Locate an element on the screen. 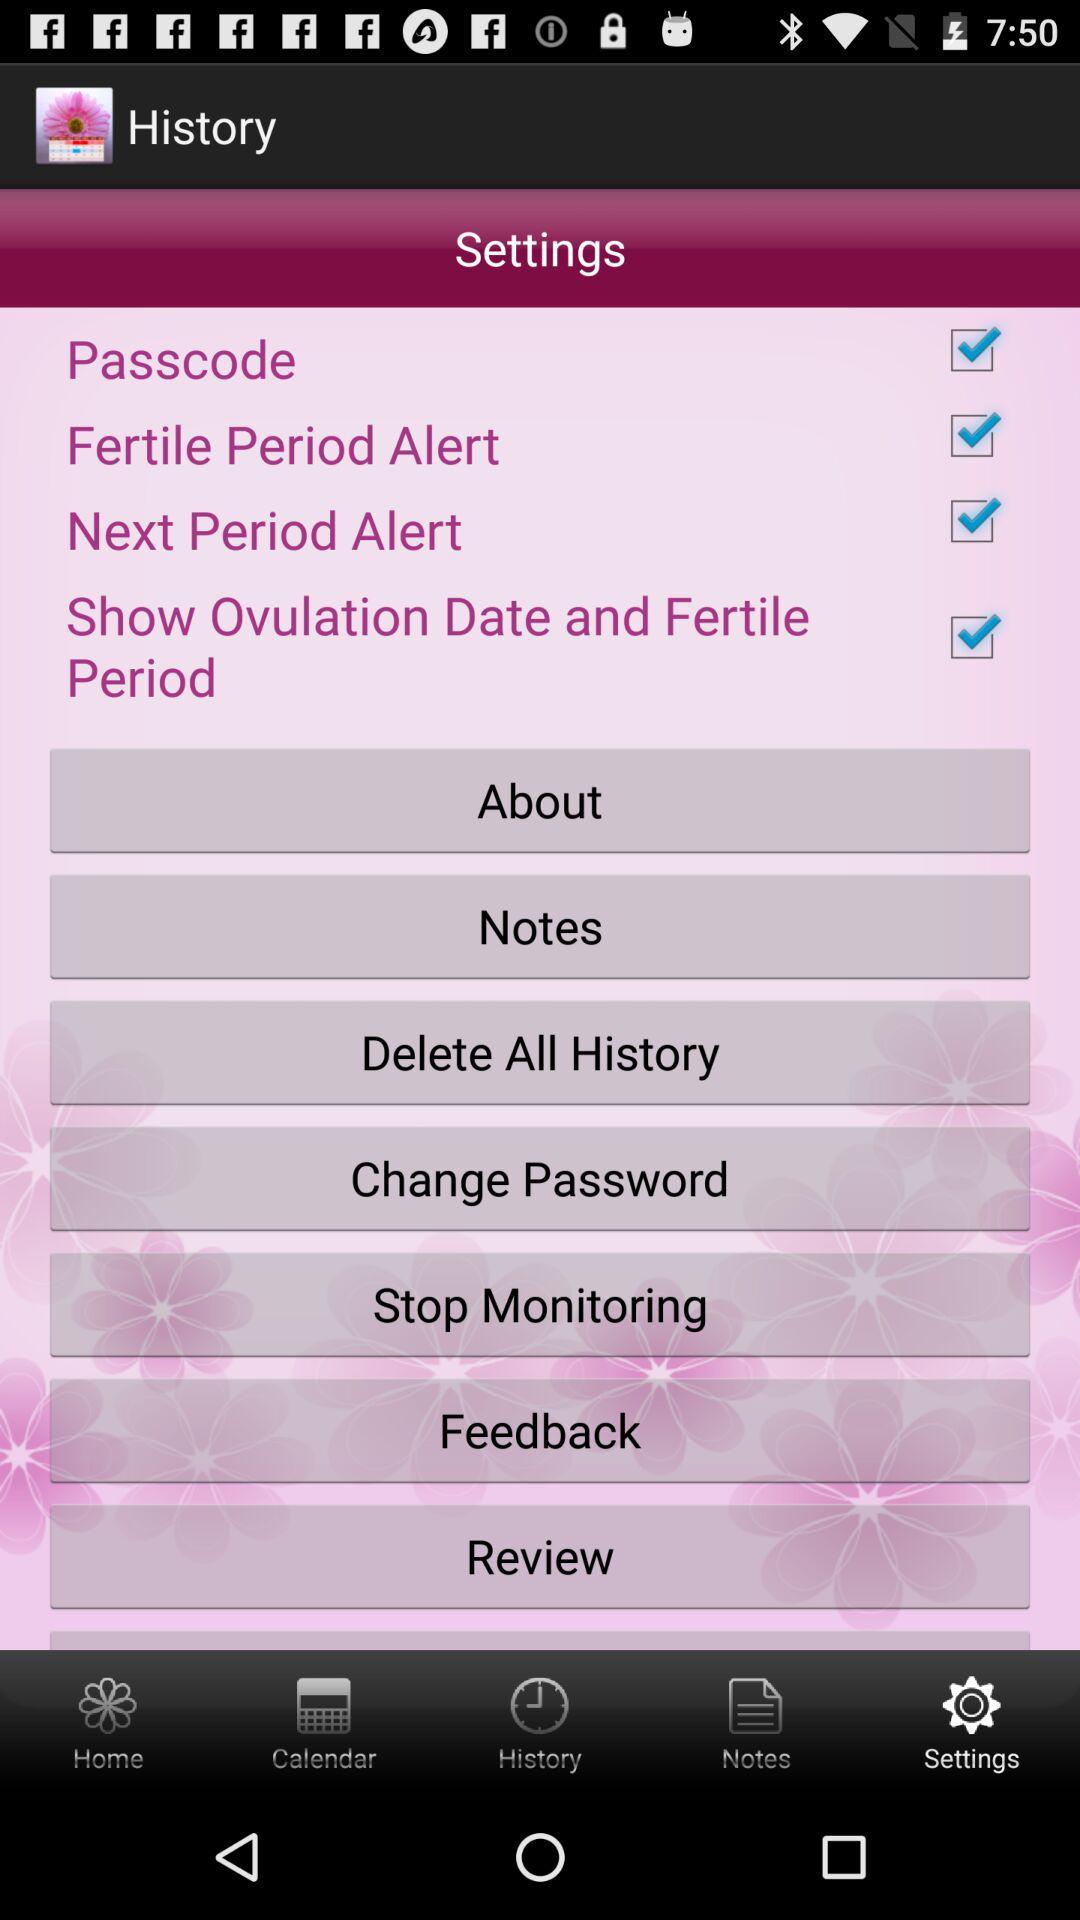 This screenshot has width=1080, height=1920. the share with friends button is located at coordinates (540, 1634).